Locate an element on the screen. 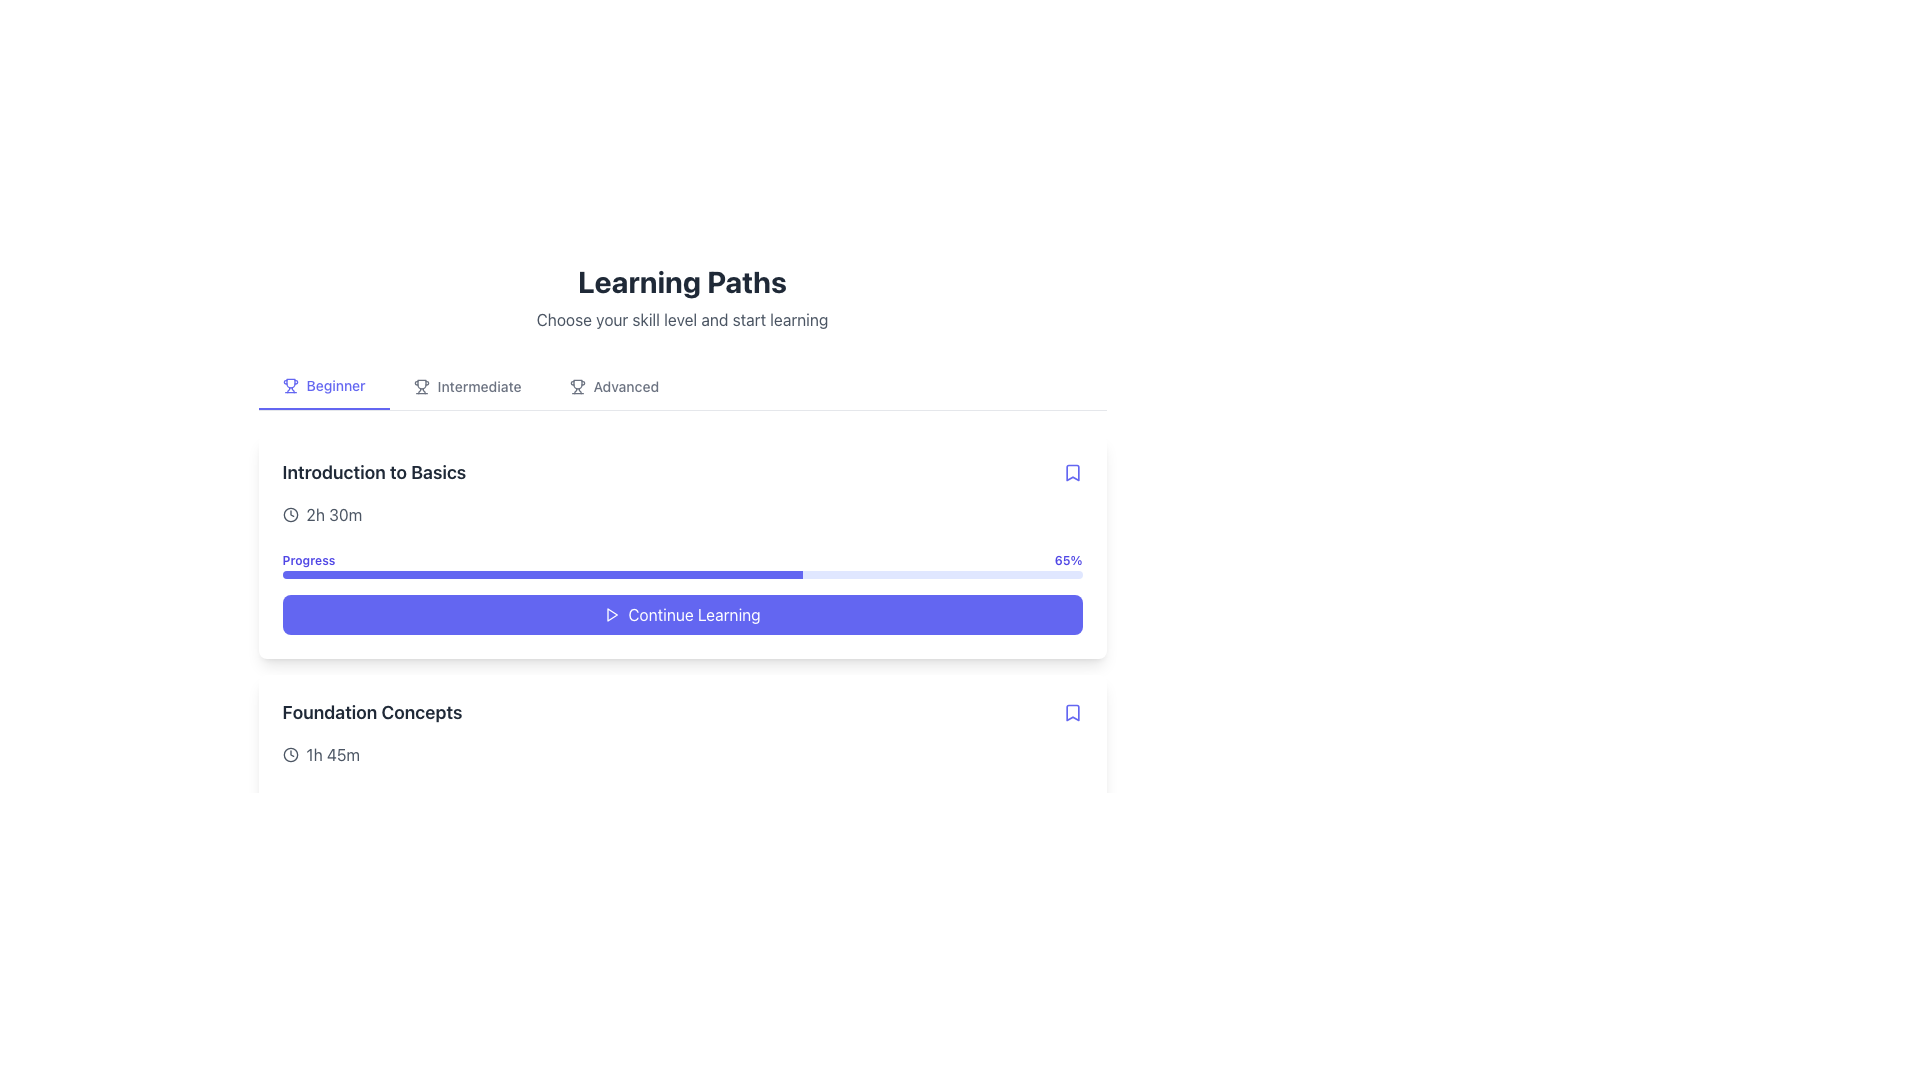 This screenshot has height=1080, width=1920. the play icon, which is a small triangular shape located within the 'Continue Learning' section, to initiate playback is located at coordinates (612, 613).